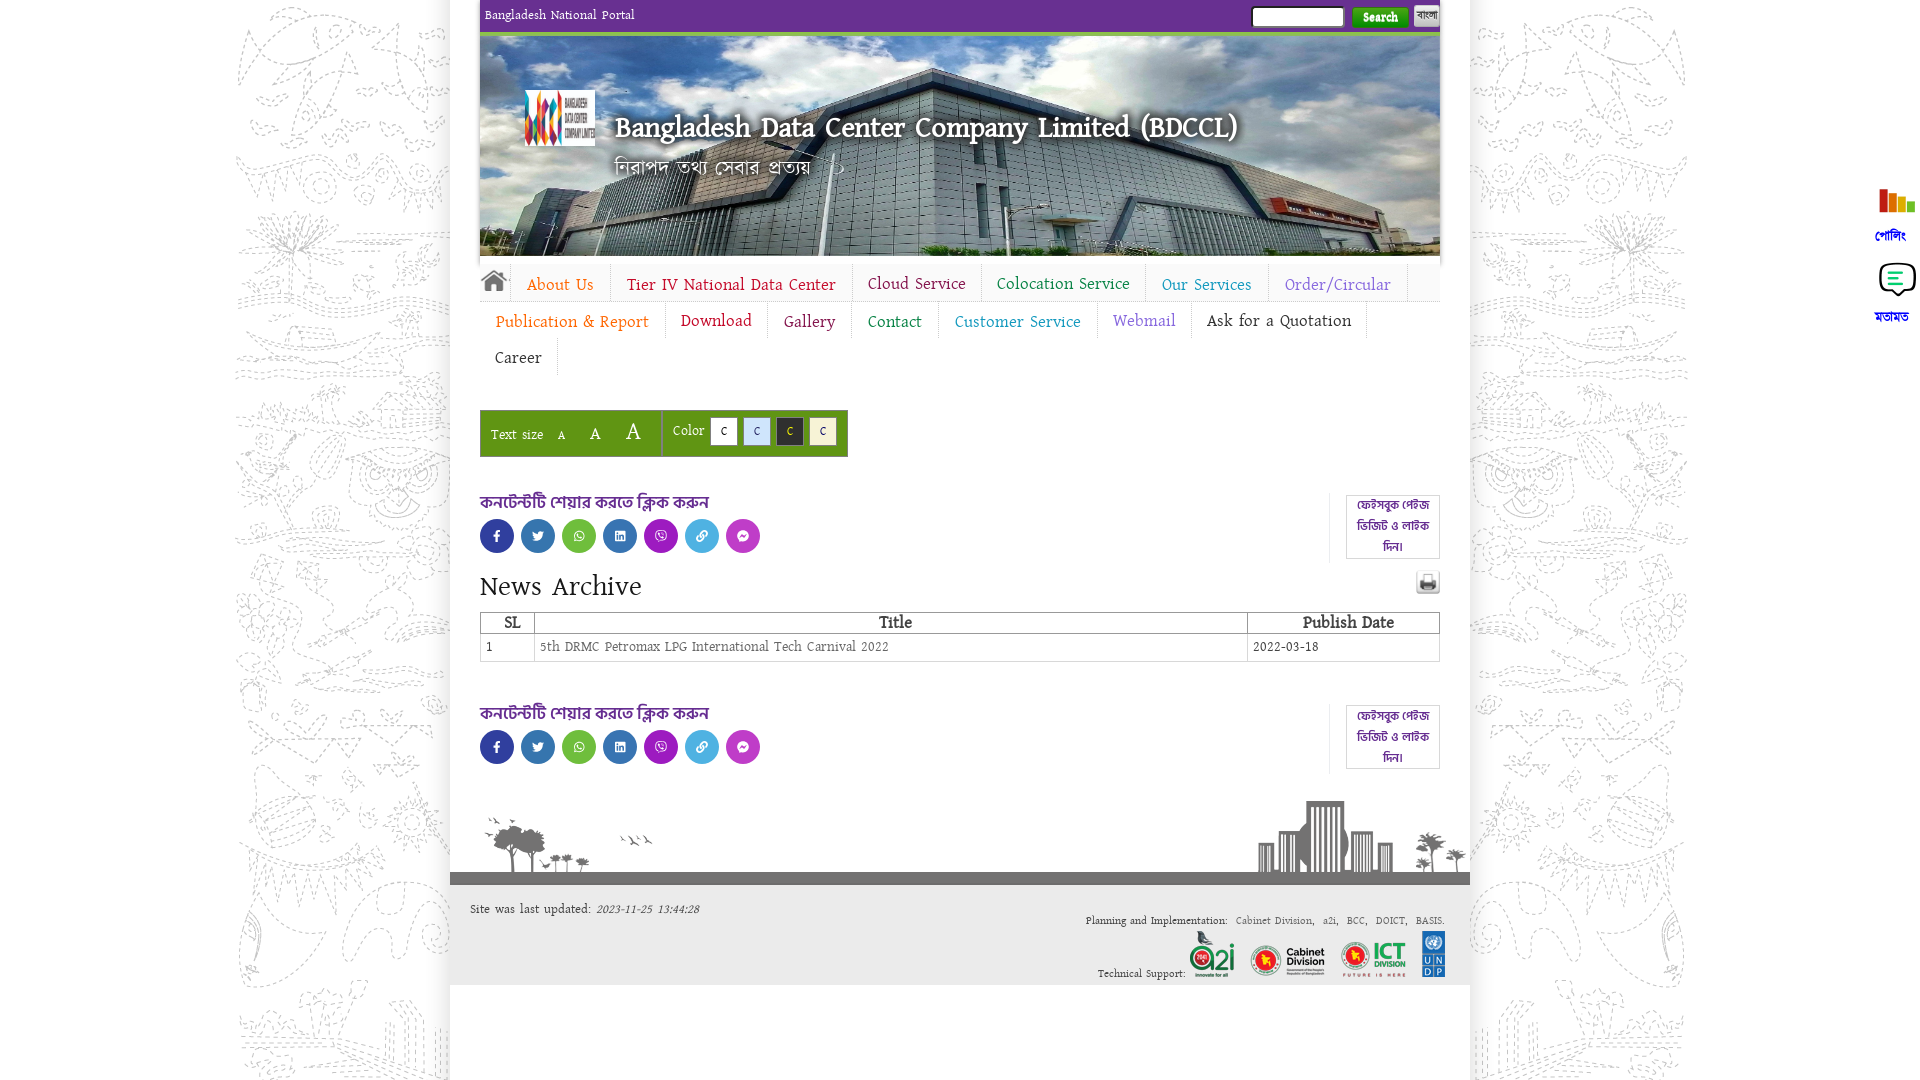  I want to click on 'A', so click(560, 434).